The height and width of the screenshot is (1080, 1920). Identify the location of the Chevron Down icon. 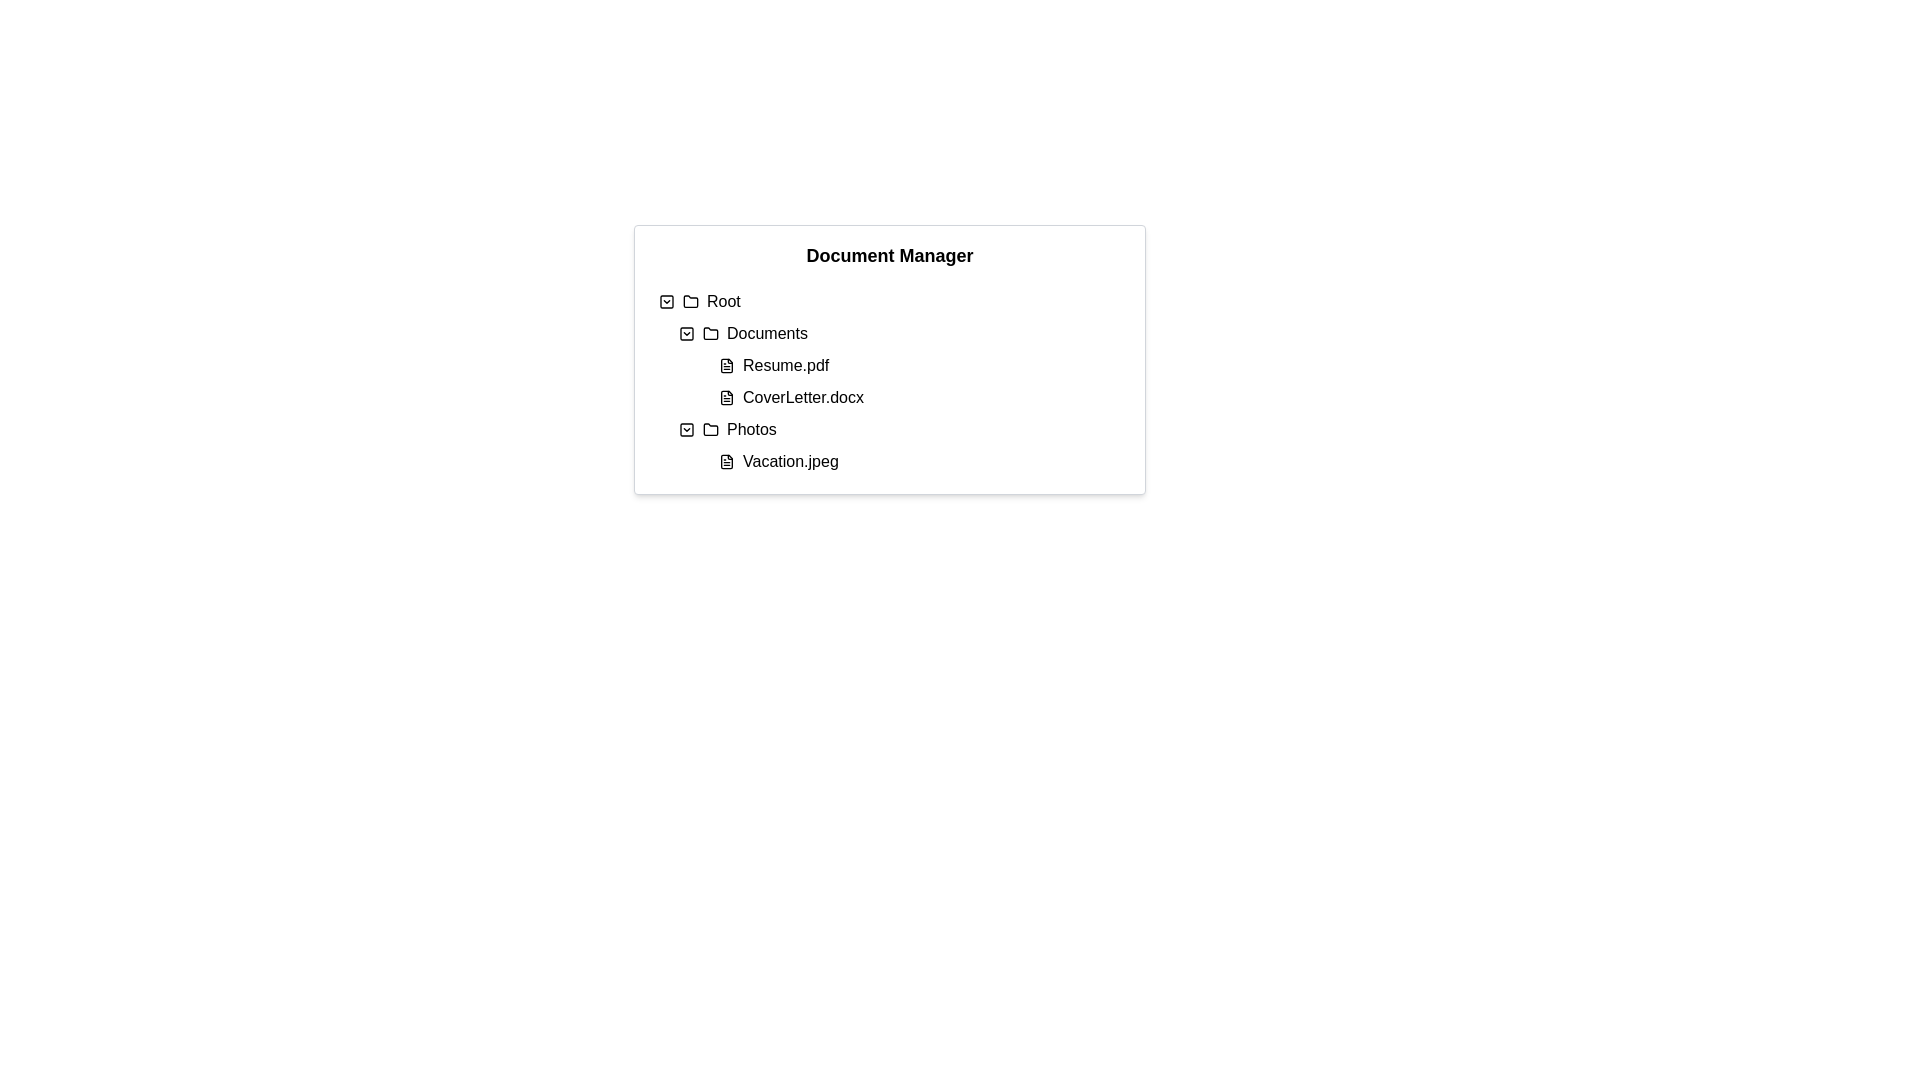
(686, 428).